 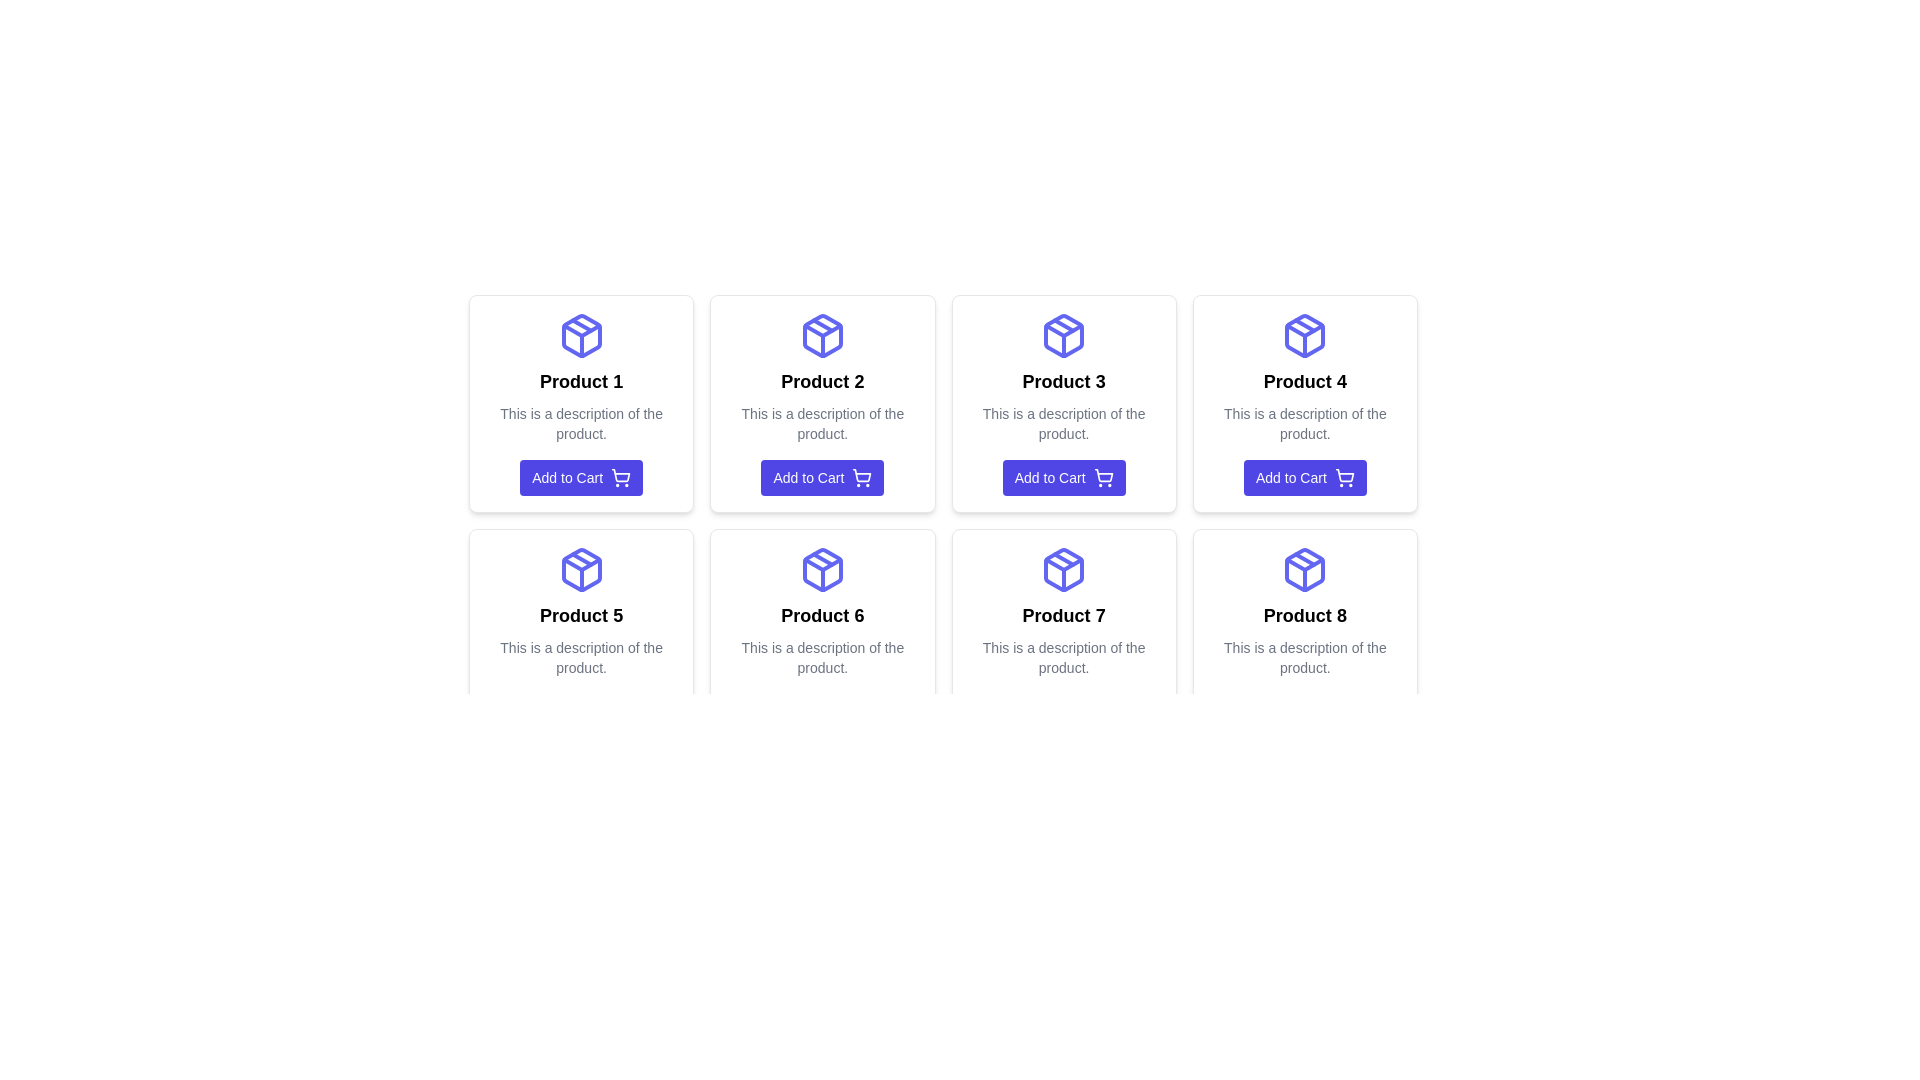 I want to click on the text label displaying 'Product 8', which is located inside the last product card in the second row of a responsive grid layout, so click(x=1305, y=615).